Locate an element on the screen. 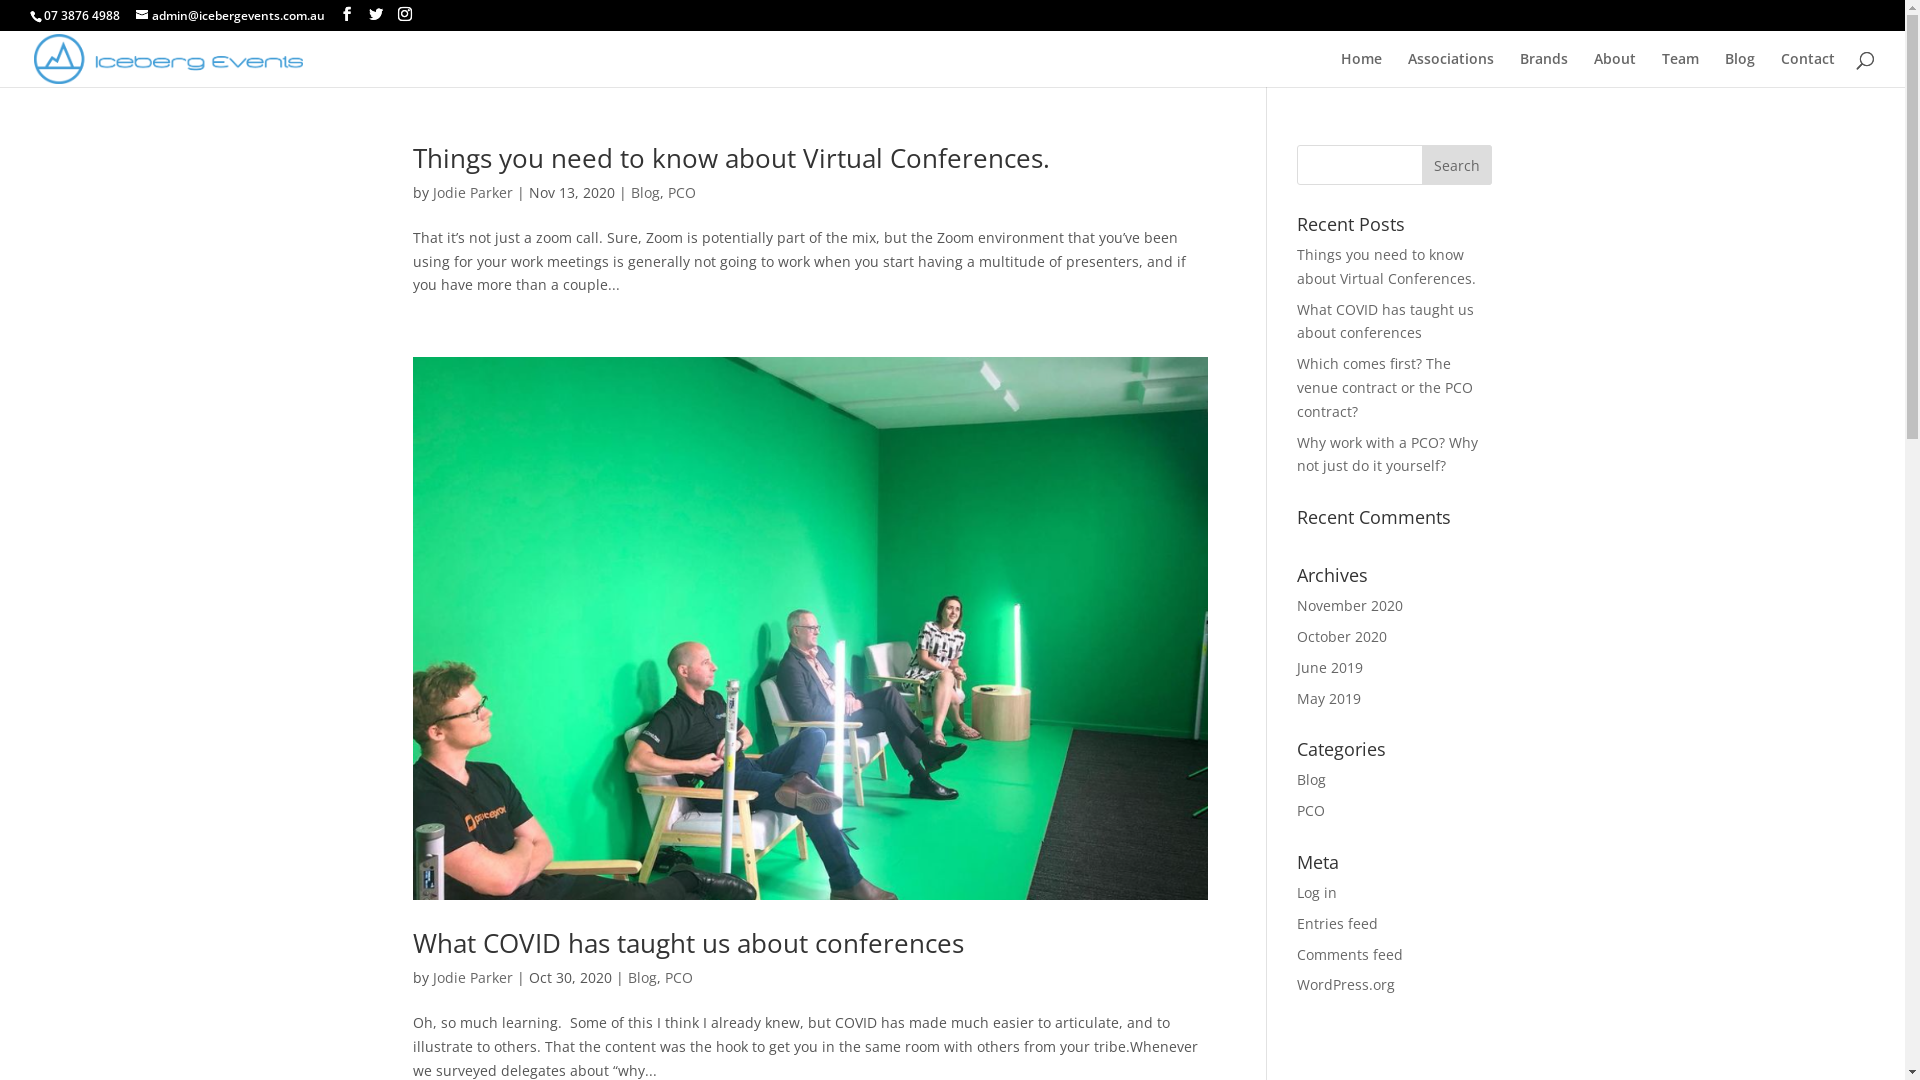  'About' is located at coordinates (1614, 68).